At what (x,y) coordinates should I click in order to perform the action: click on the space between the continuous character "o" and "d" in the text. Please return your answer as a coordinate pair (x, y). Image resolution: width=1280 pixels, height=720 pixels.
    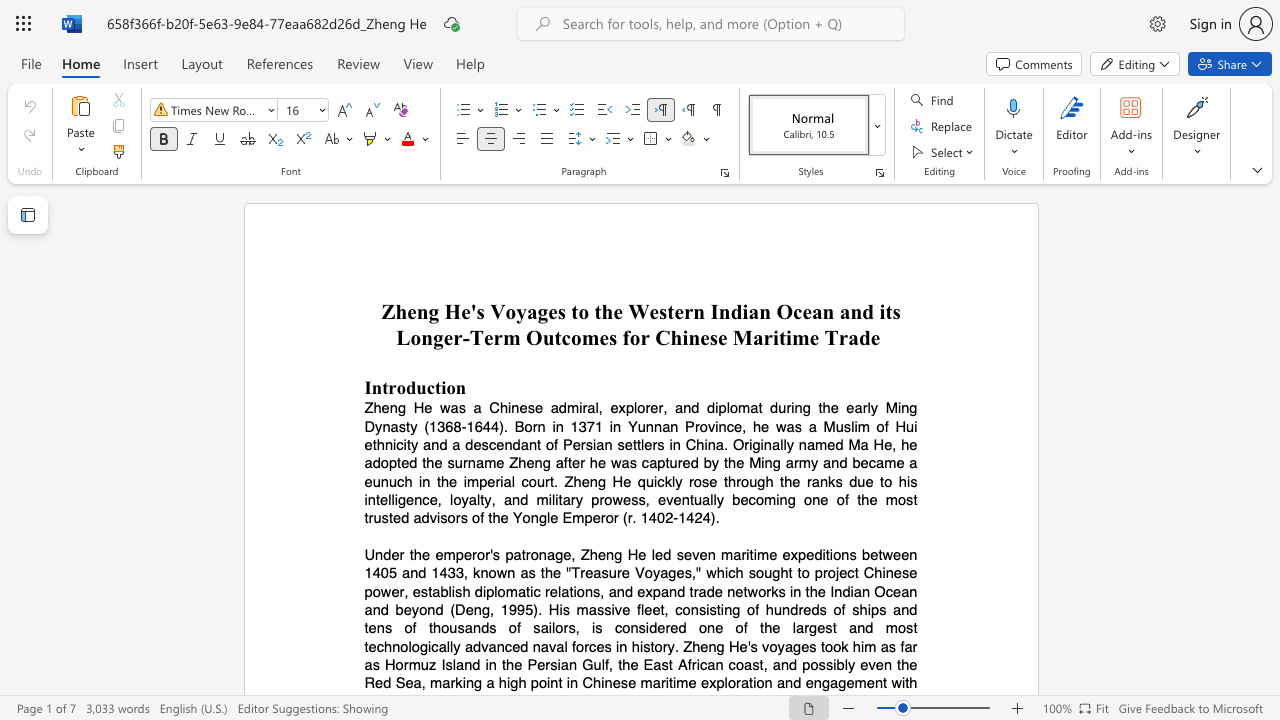
    Looking at the image, I should click on (405, 387).